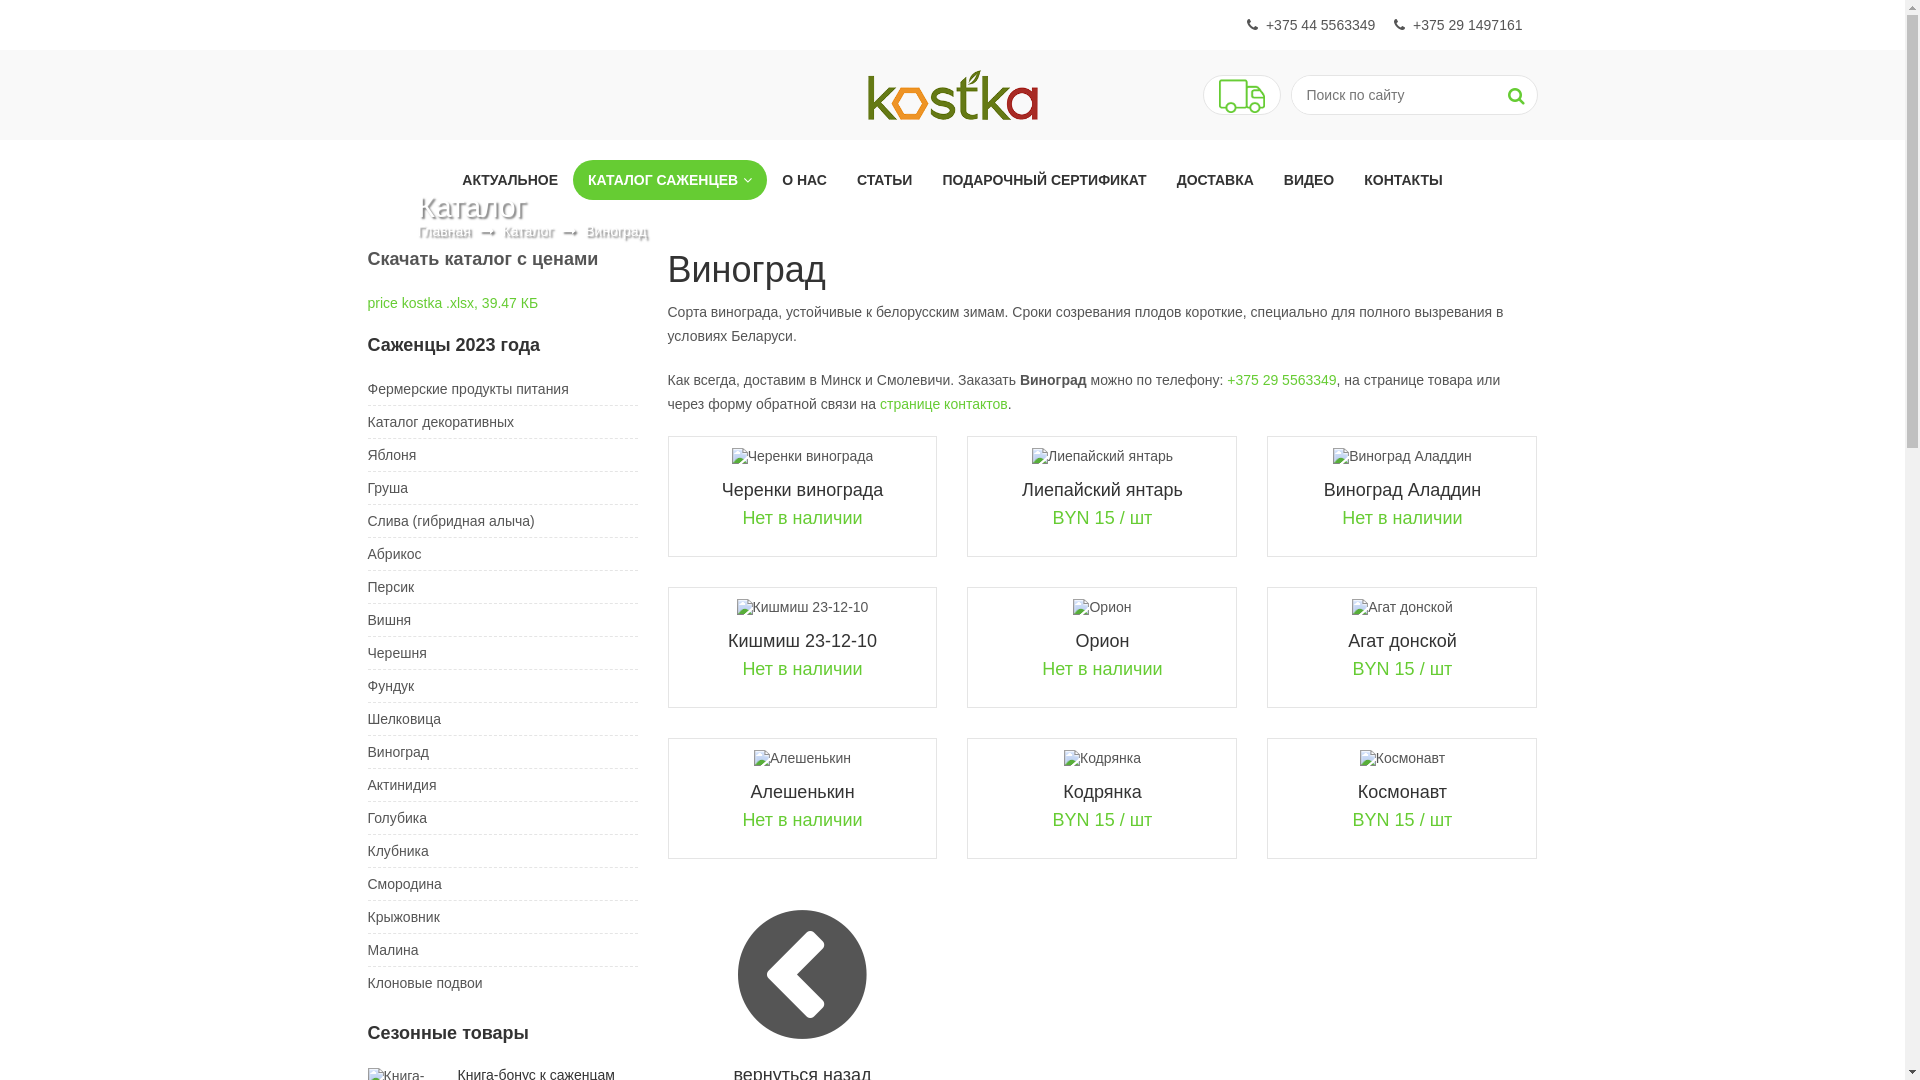 The height and width of the screenshot is (1080, 1920). Describe the element at coordinates (1458, 24) in the screenshot. I see `'+375 29 1497161'` at that location.